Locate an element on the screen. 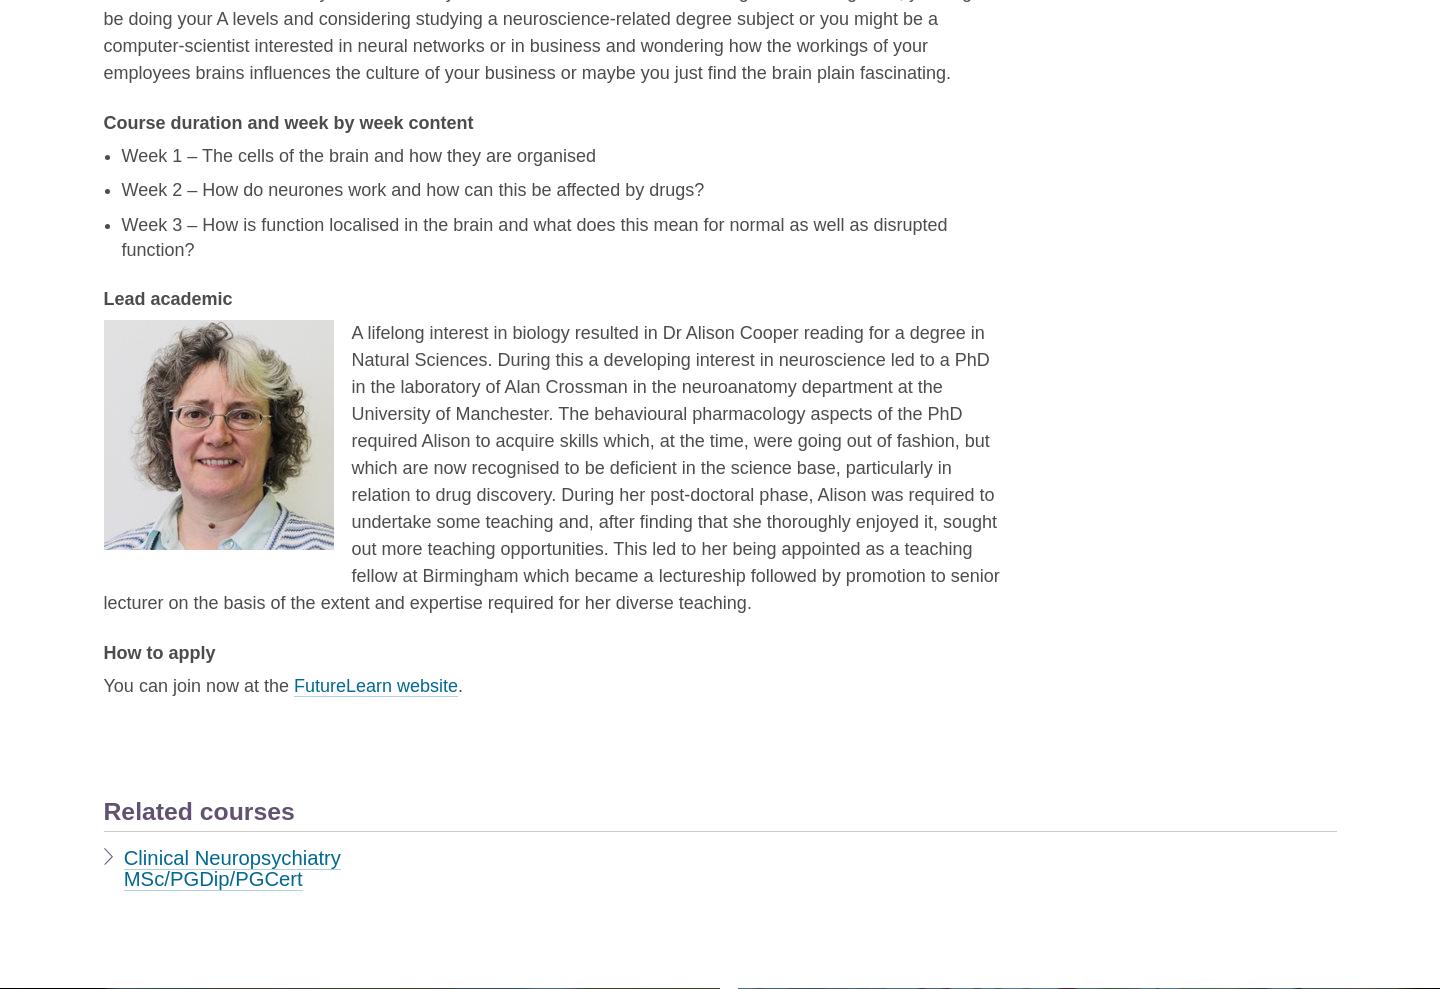  'Week 2 – How do neurones work and how can this be affected by drugs?' is located at coordinates (411, 189).